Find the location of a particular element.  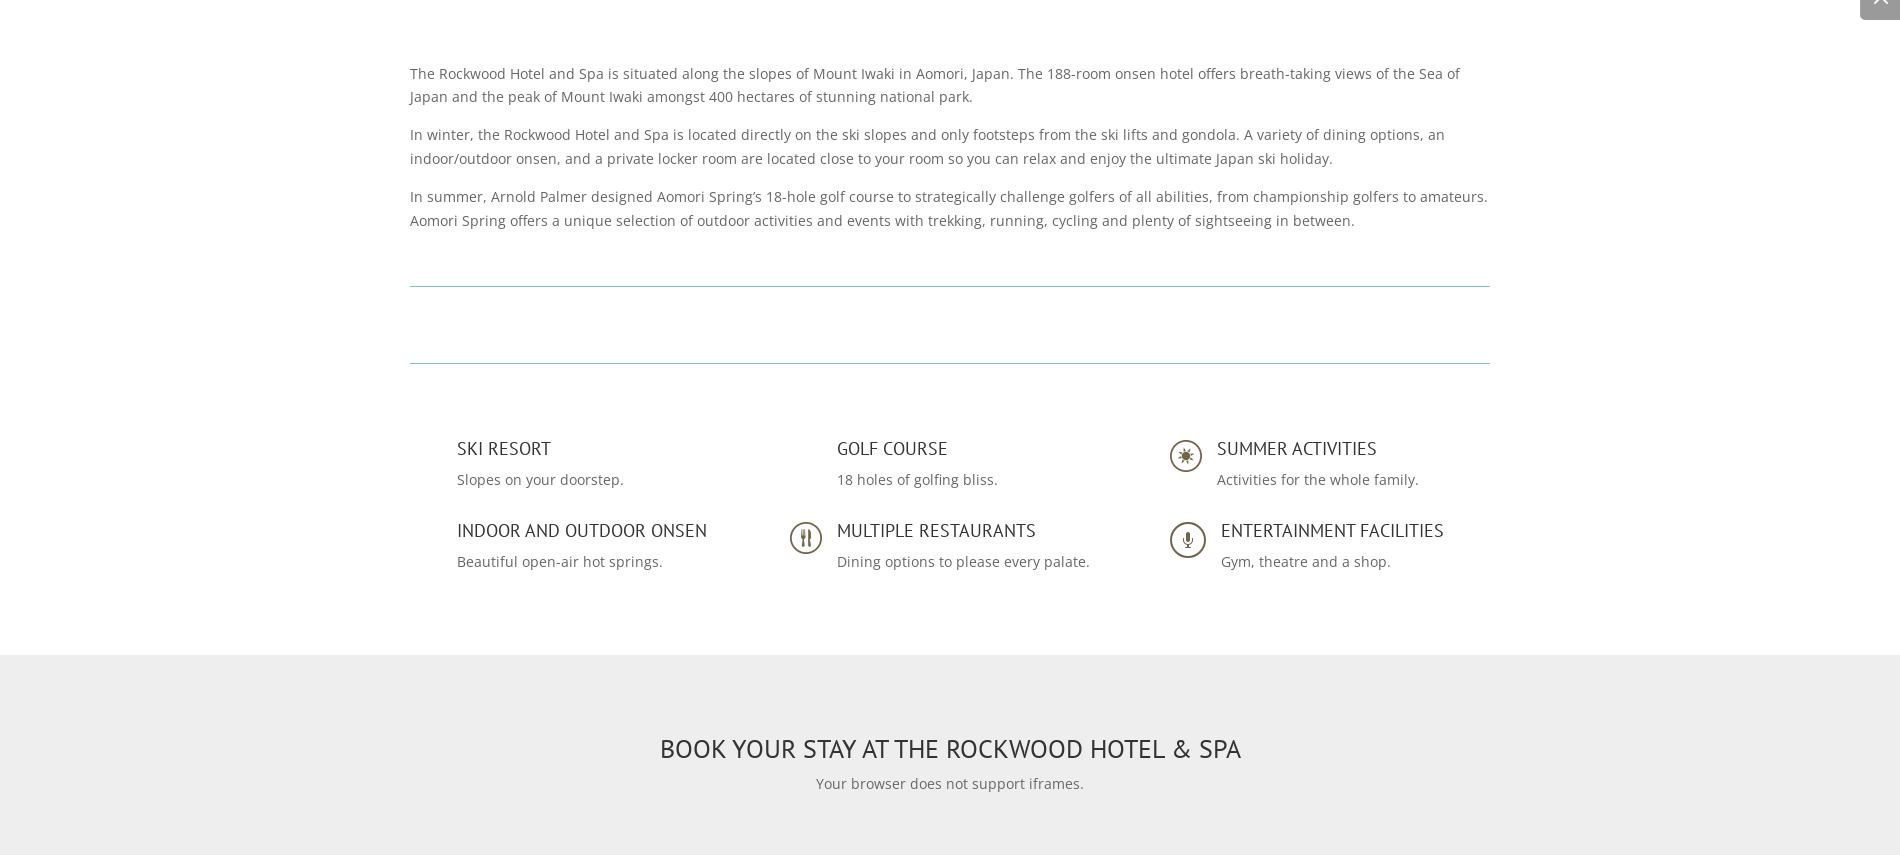

'ENTERTAINMENT FACILITIES' is located at coordinates (1218, 529).